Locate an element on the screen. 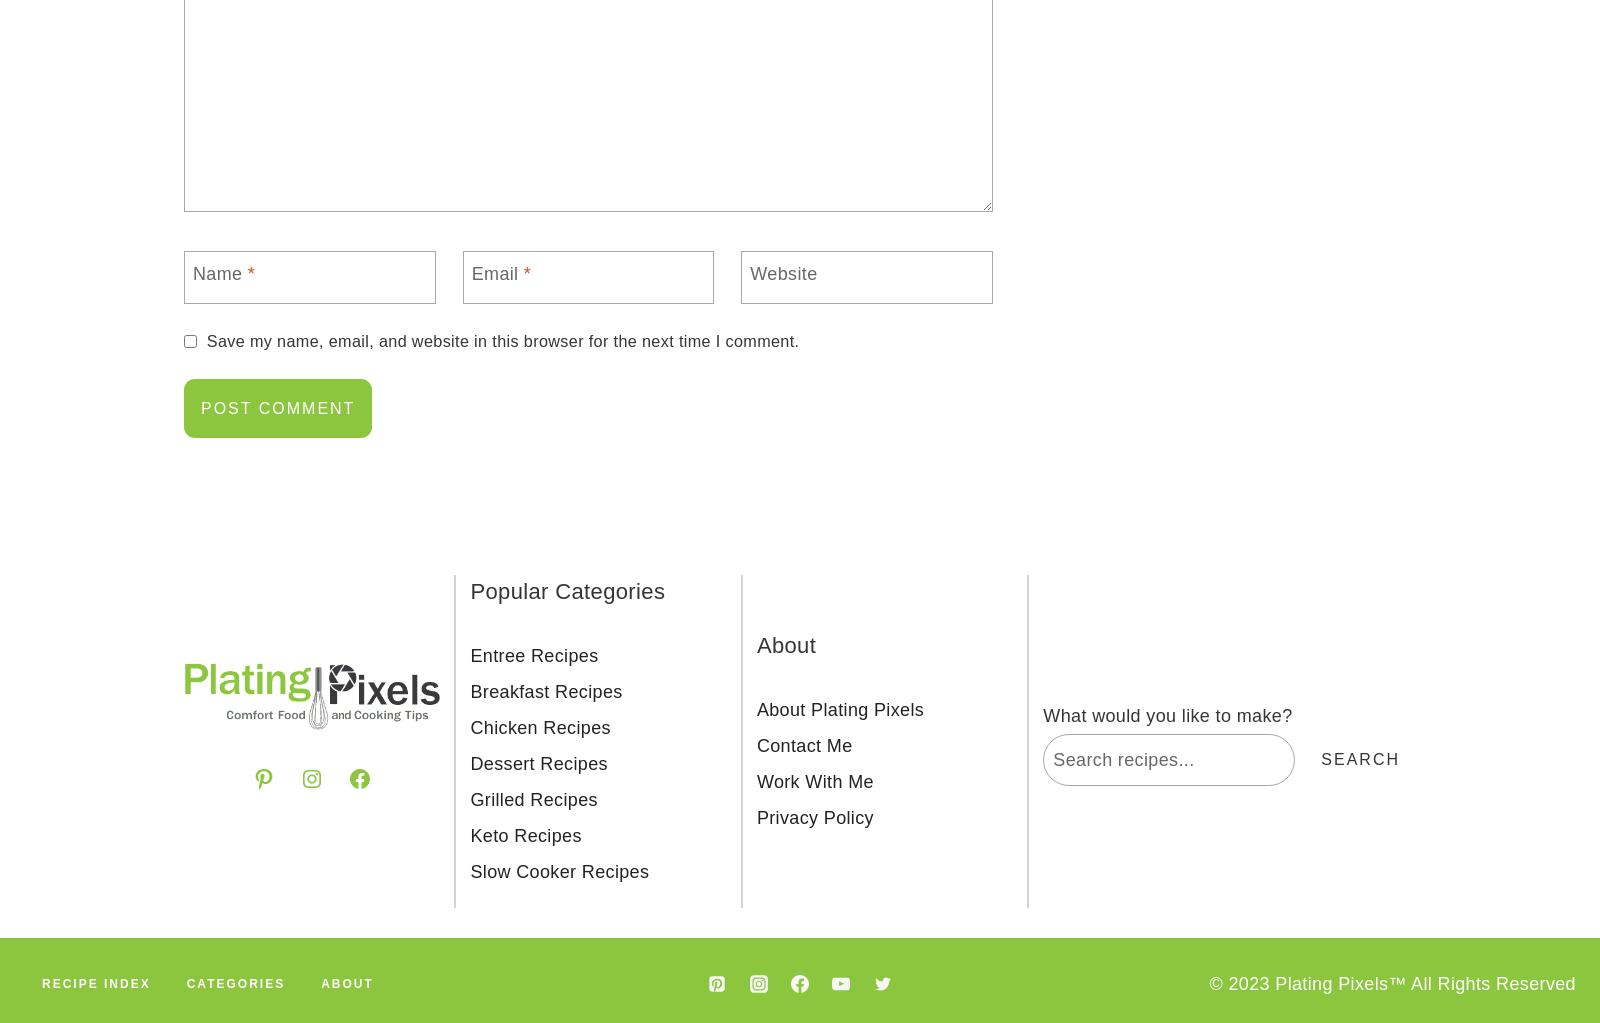  'Keto Recipes' is located at coordinates (524, 834).